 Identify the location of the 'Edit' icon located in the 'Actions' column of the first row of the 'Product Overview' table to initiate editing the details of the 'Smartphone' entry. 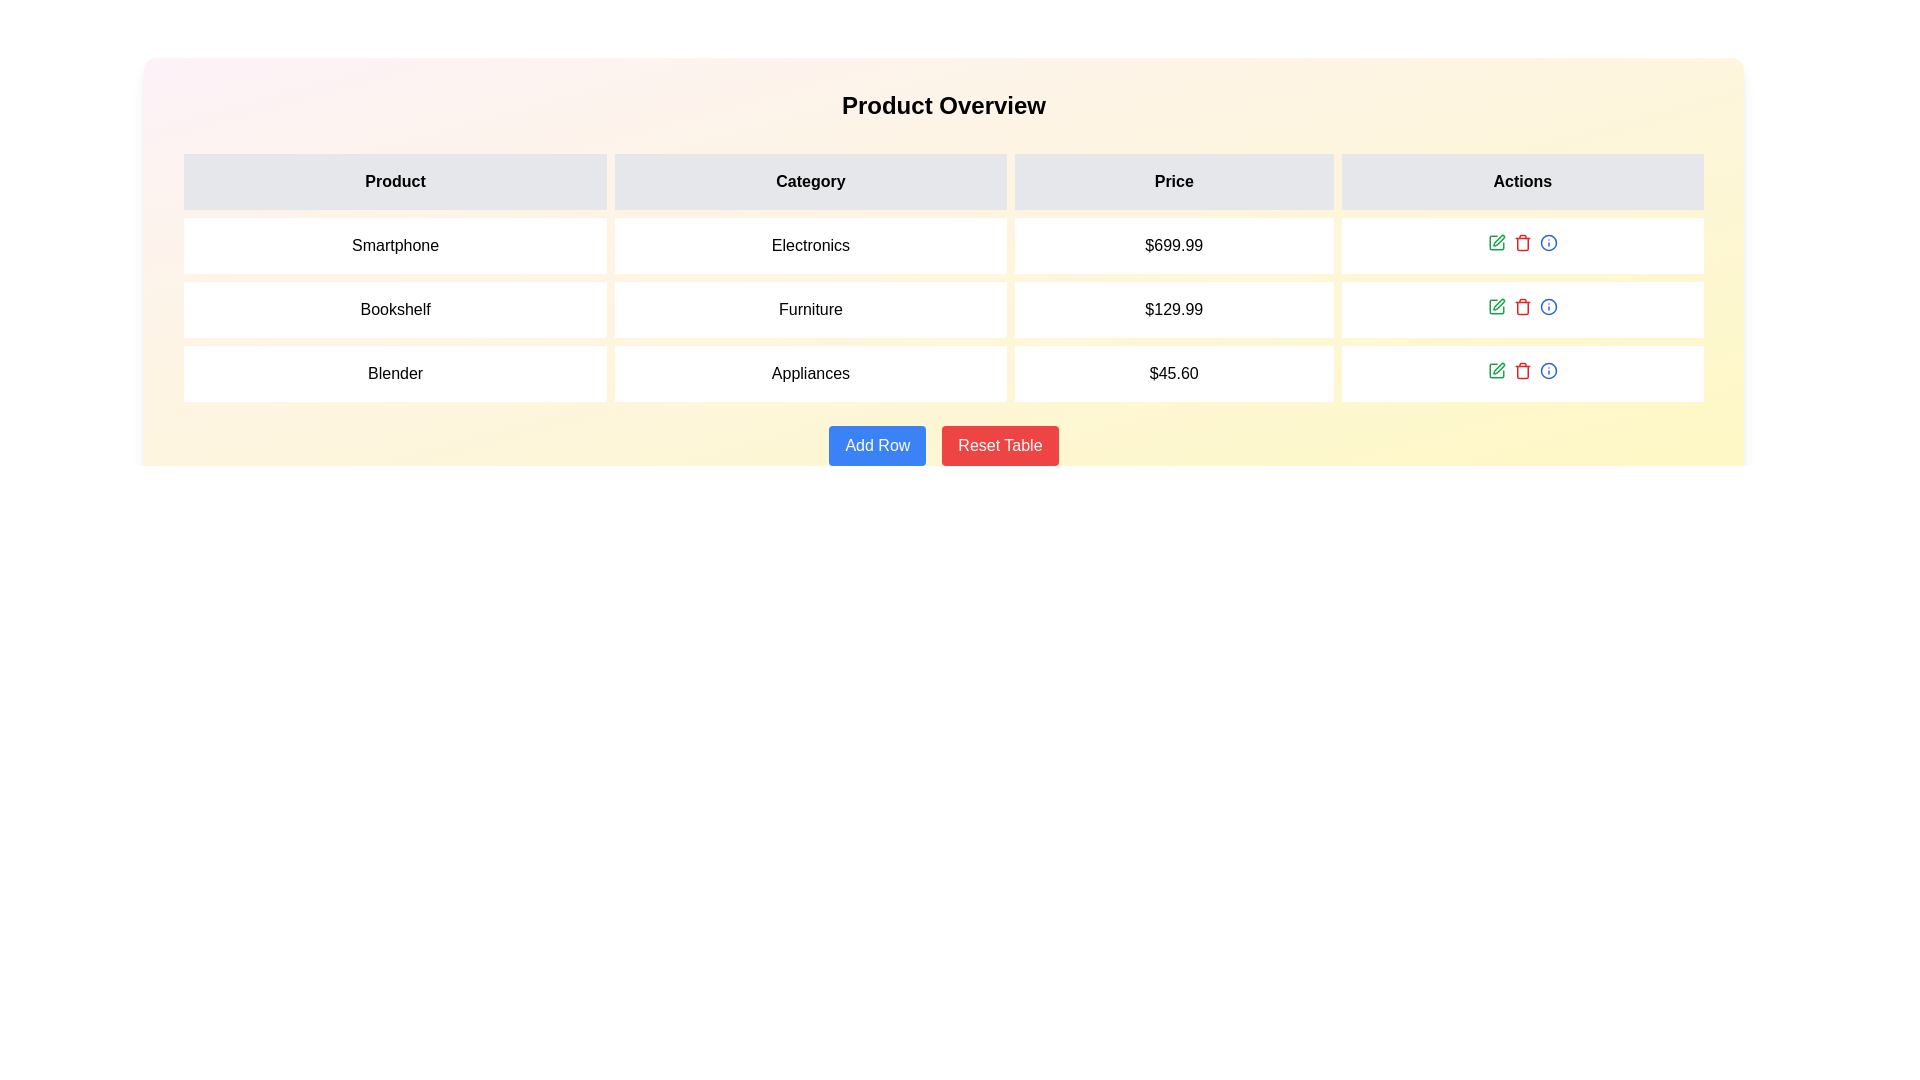
(1498, 238).